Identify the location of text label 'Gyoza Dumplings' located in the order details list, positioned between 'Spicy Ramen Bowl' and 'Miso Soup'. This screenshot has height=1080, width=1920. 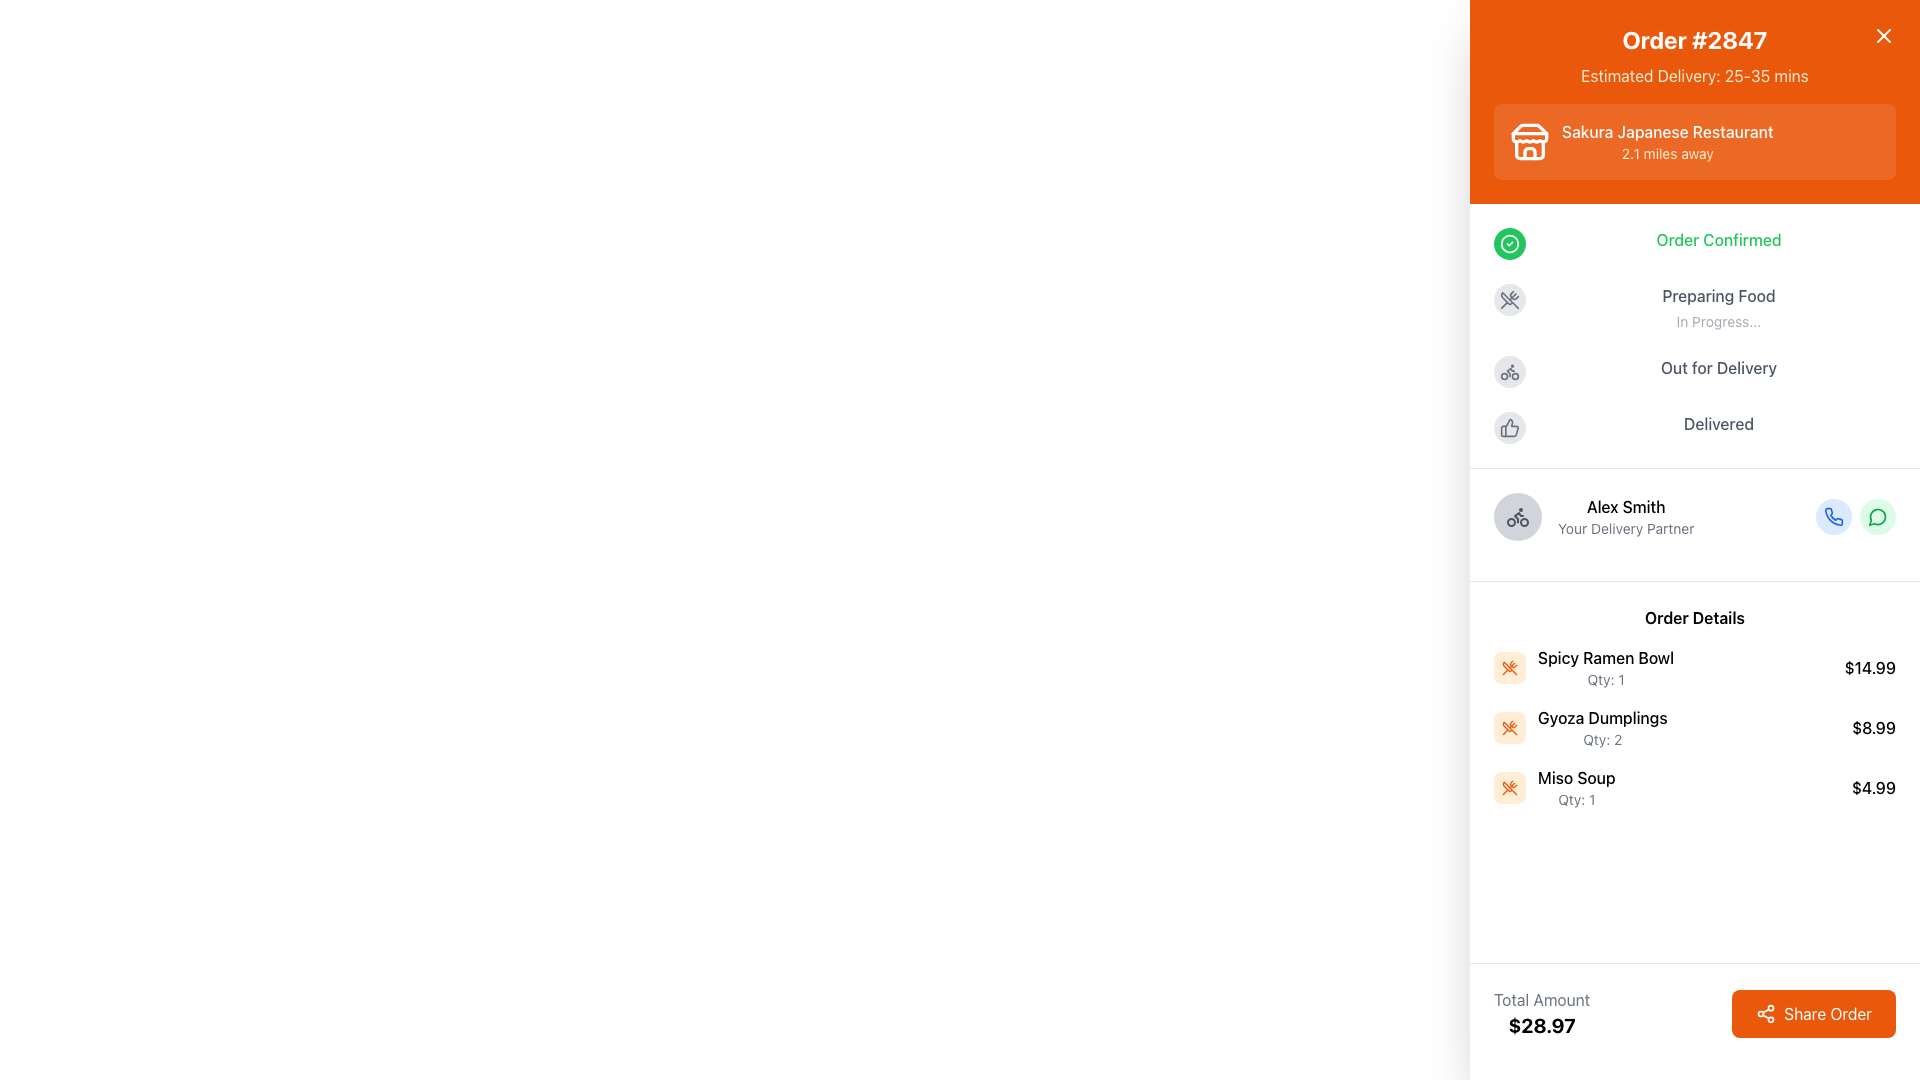
(1602, 716).